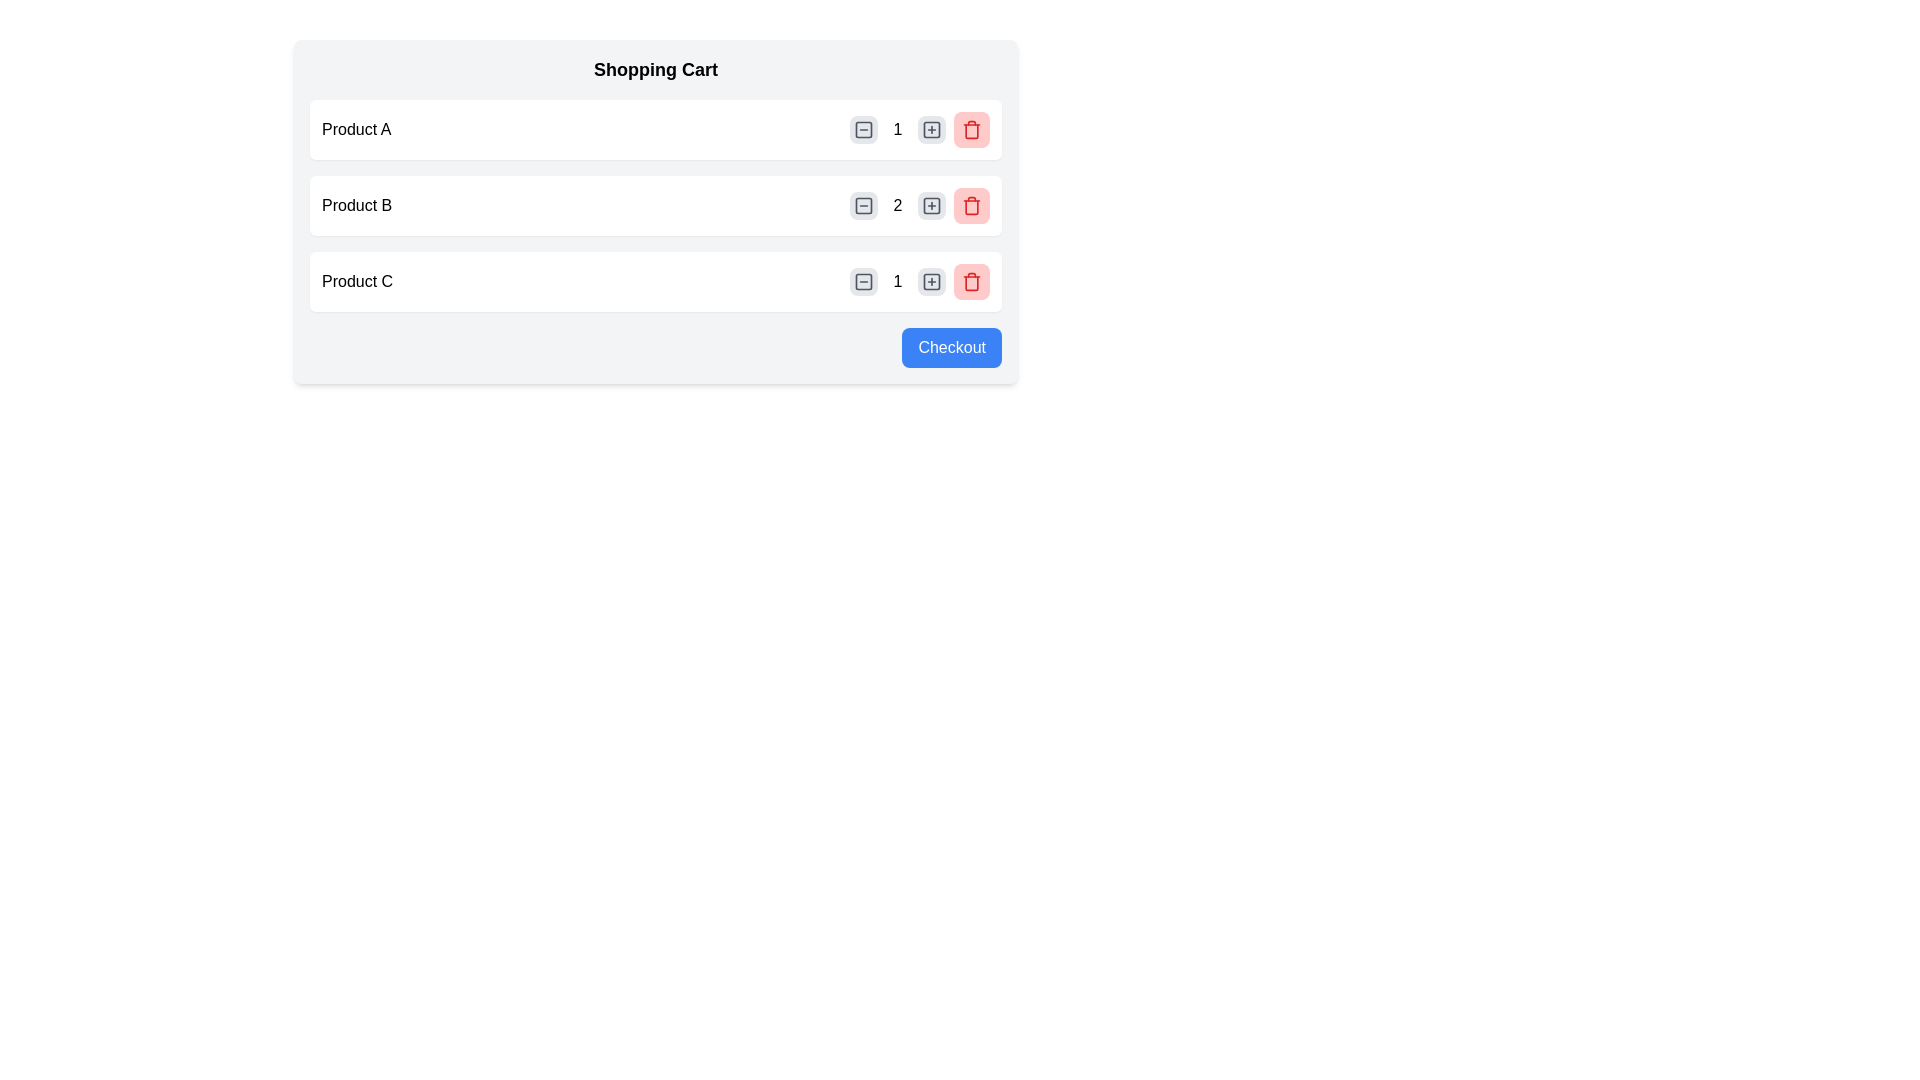  What do you see at coordinates (919, 205) in the screenshot?
I see `the static text label displaying the number '2', which is centrally located in the control sequence for 'Product B', flanked by decrement and increment buttons as well as a trash icon` at bounding box center [919, 205].